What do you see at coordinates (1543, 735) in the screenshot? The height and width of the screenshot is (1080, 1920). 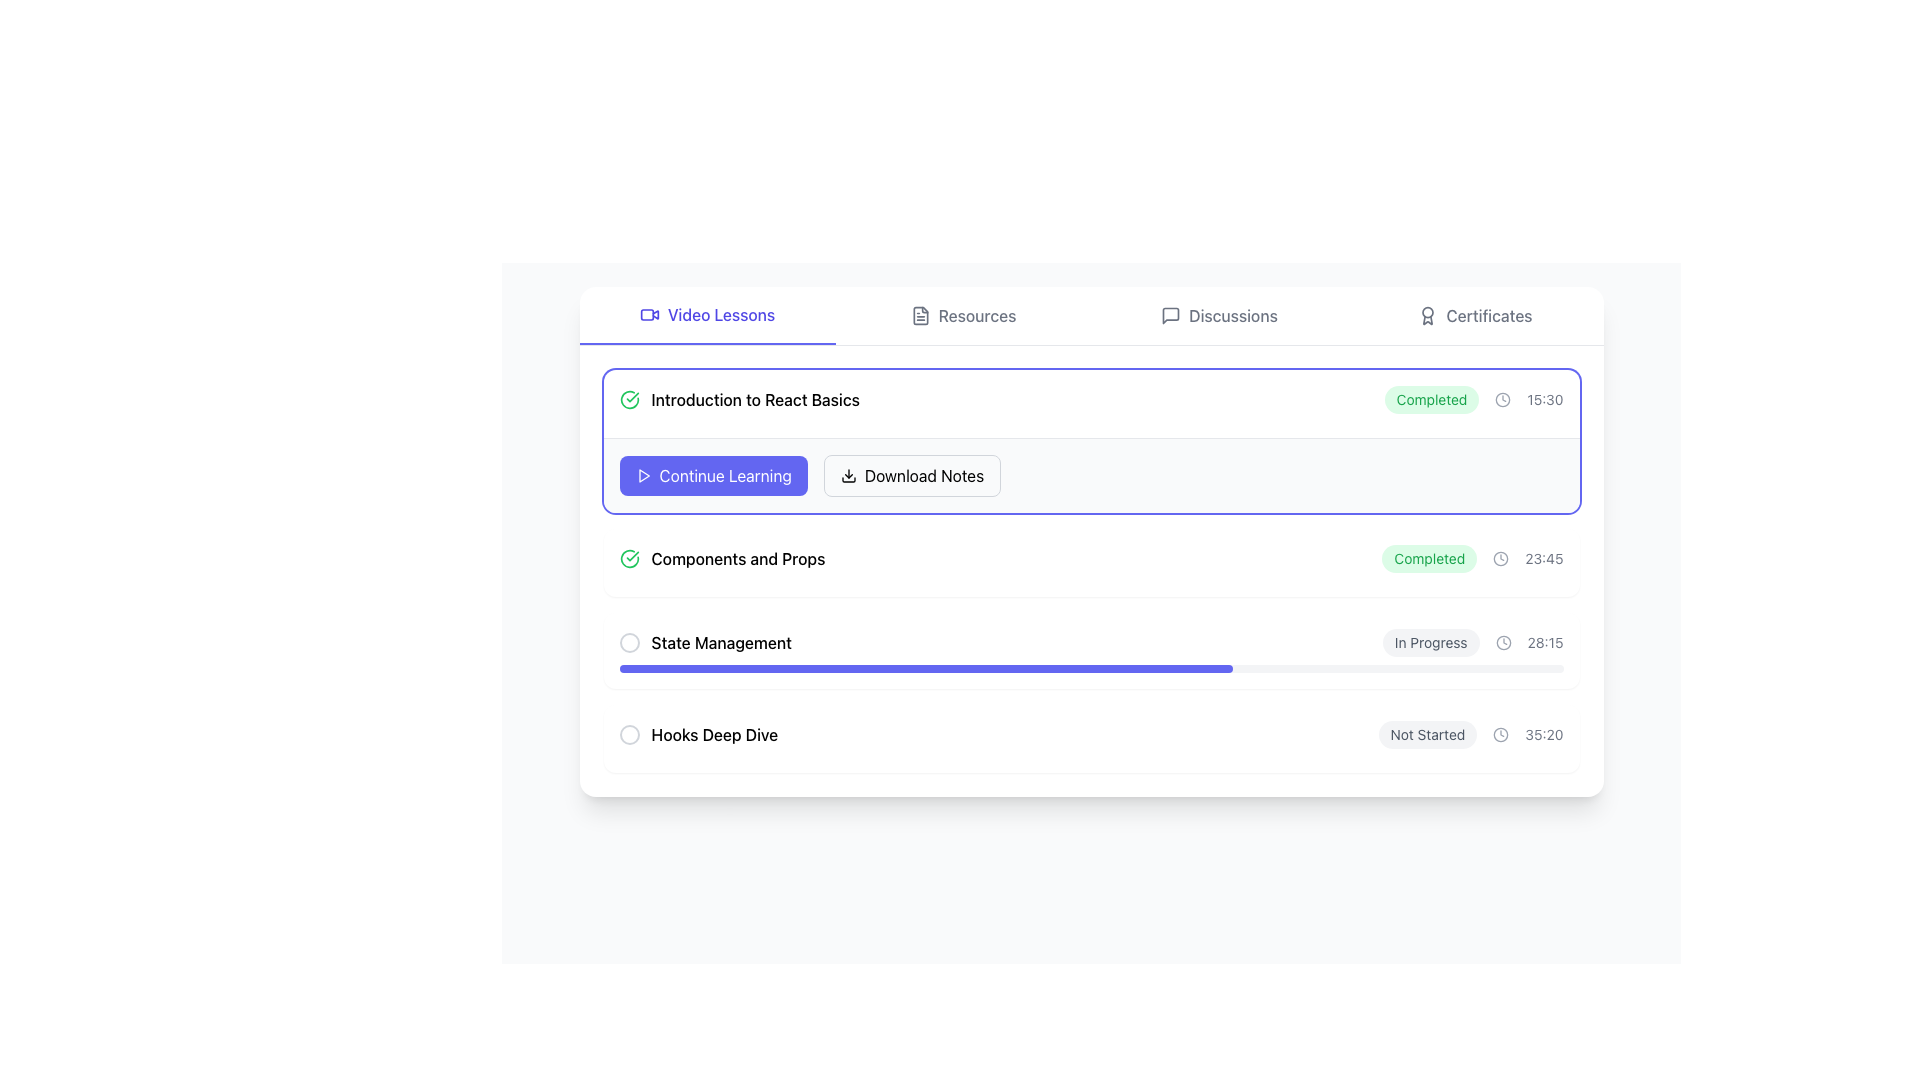 I see `the text label displaying '35:20', which is positioned at the far right of the horizontal group containing the 'Not Started' label and a clock icon` at bounding box center [1543, 735].